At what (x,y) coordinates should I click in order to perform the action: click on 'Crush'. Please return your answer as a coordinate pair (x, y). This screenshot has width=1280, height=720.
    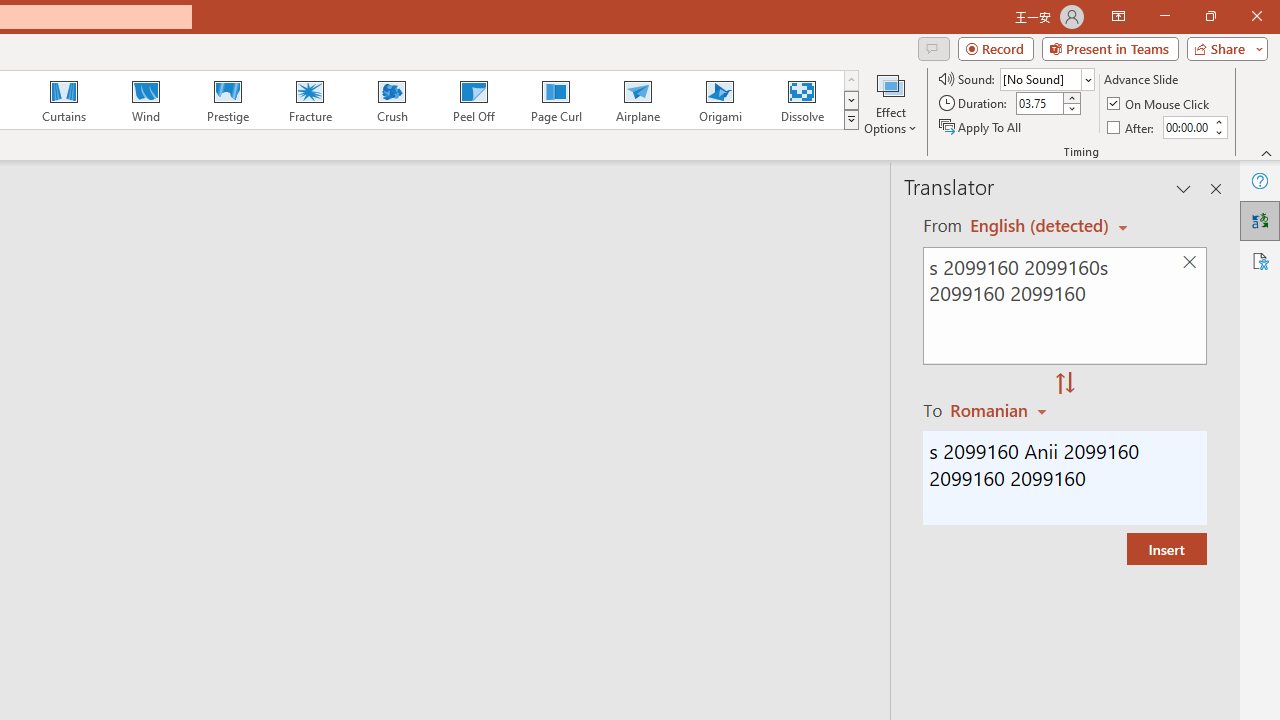
    Looking at the image, I should click on (391, 100).